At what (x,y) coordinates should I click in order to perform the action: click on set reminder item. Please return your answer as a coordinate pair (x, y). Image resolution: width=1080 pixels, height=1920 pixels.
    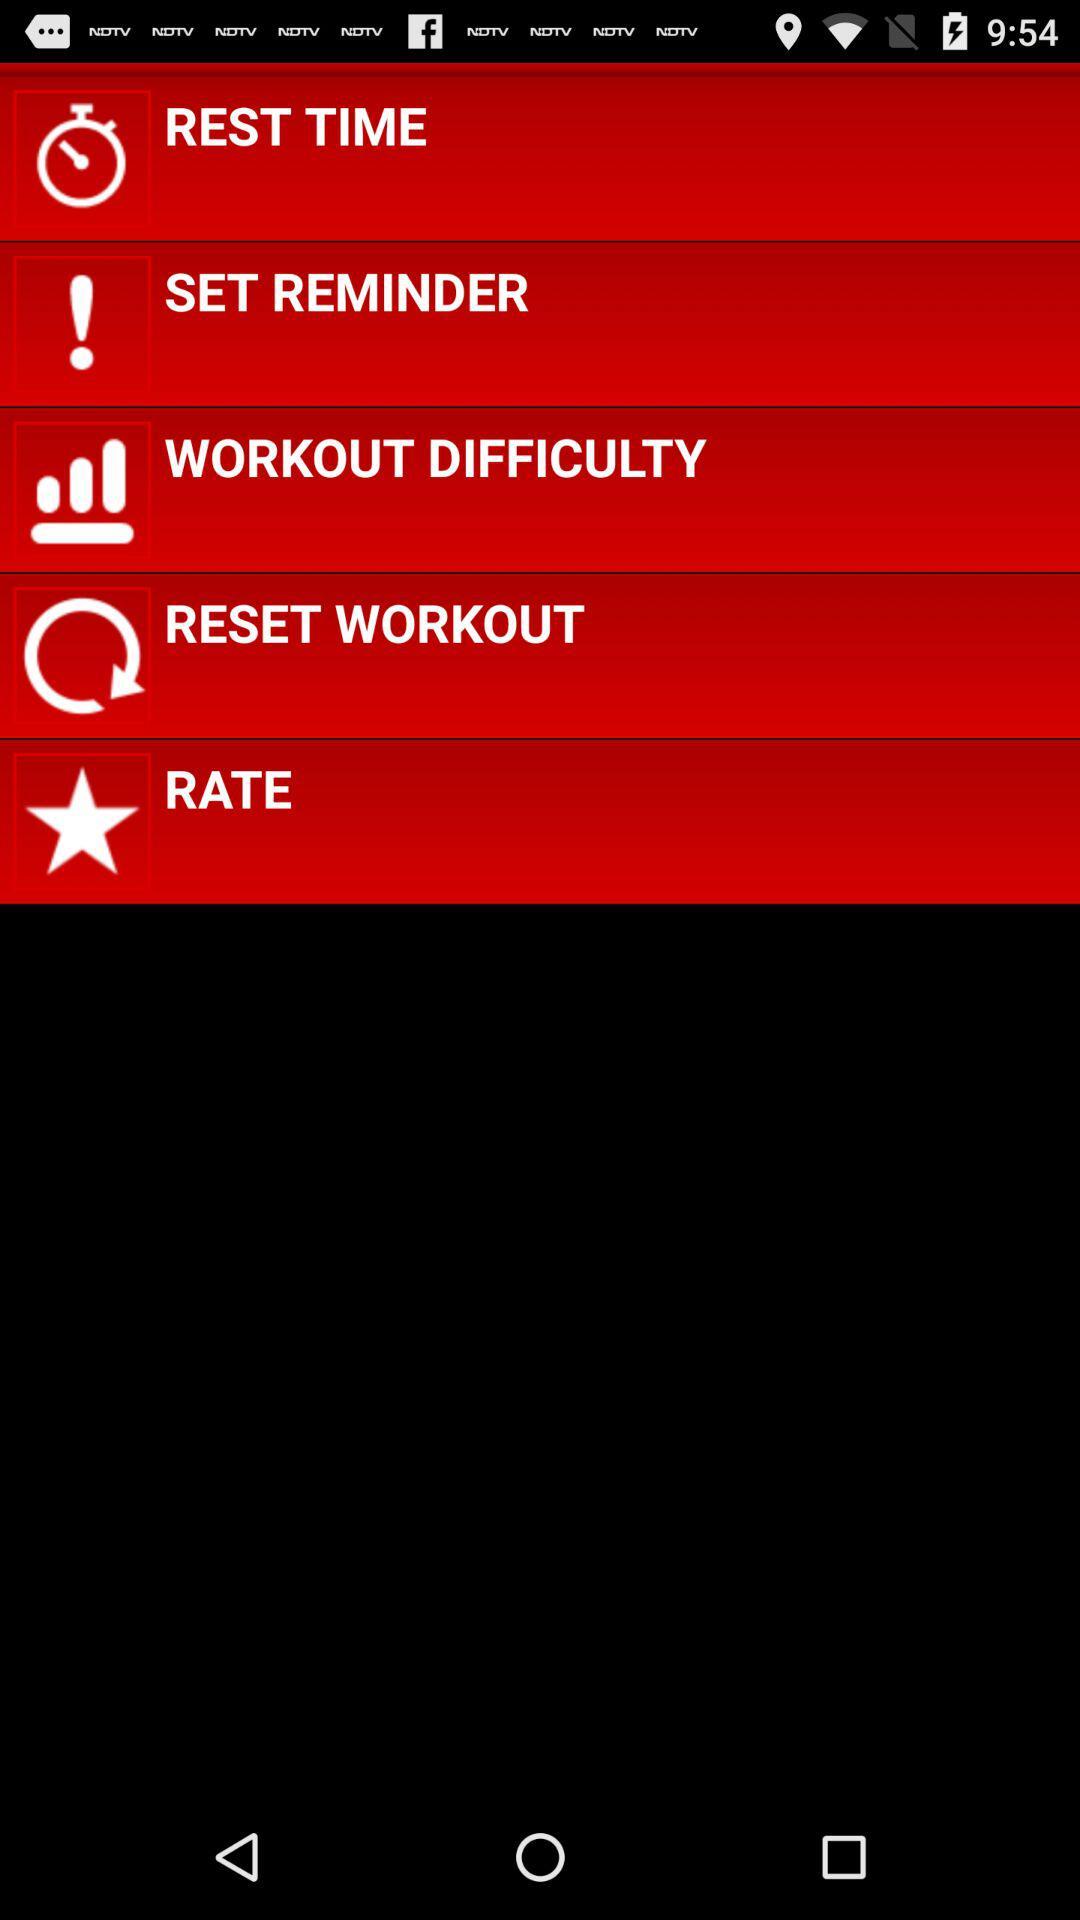
    Looking at the image, I should click on (345, 289).